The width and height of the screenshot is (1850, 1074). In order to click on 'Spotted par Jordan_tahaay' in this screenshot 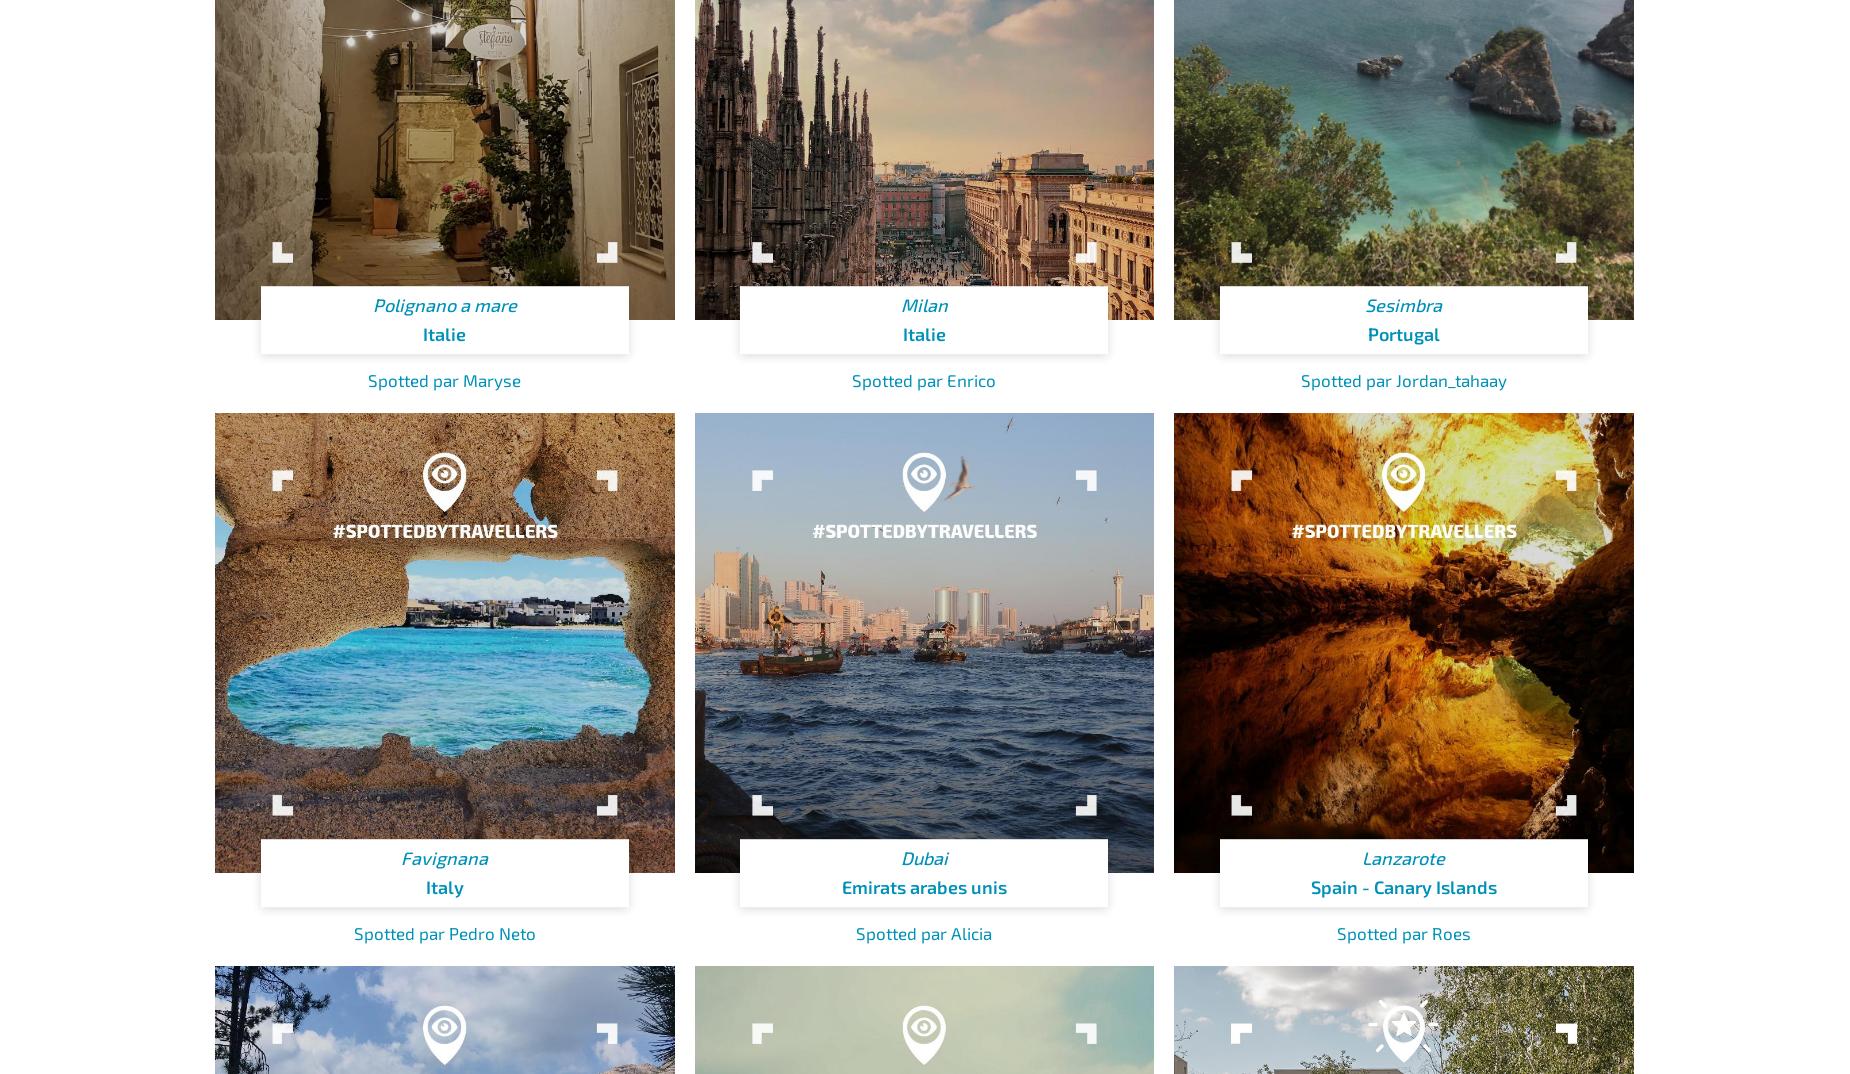, I will do `click(1403, 379)`.